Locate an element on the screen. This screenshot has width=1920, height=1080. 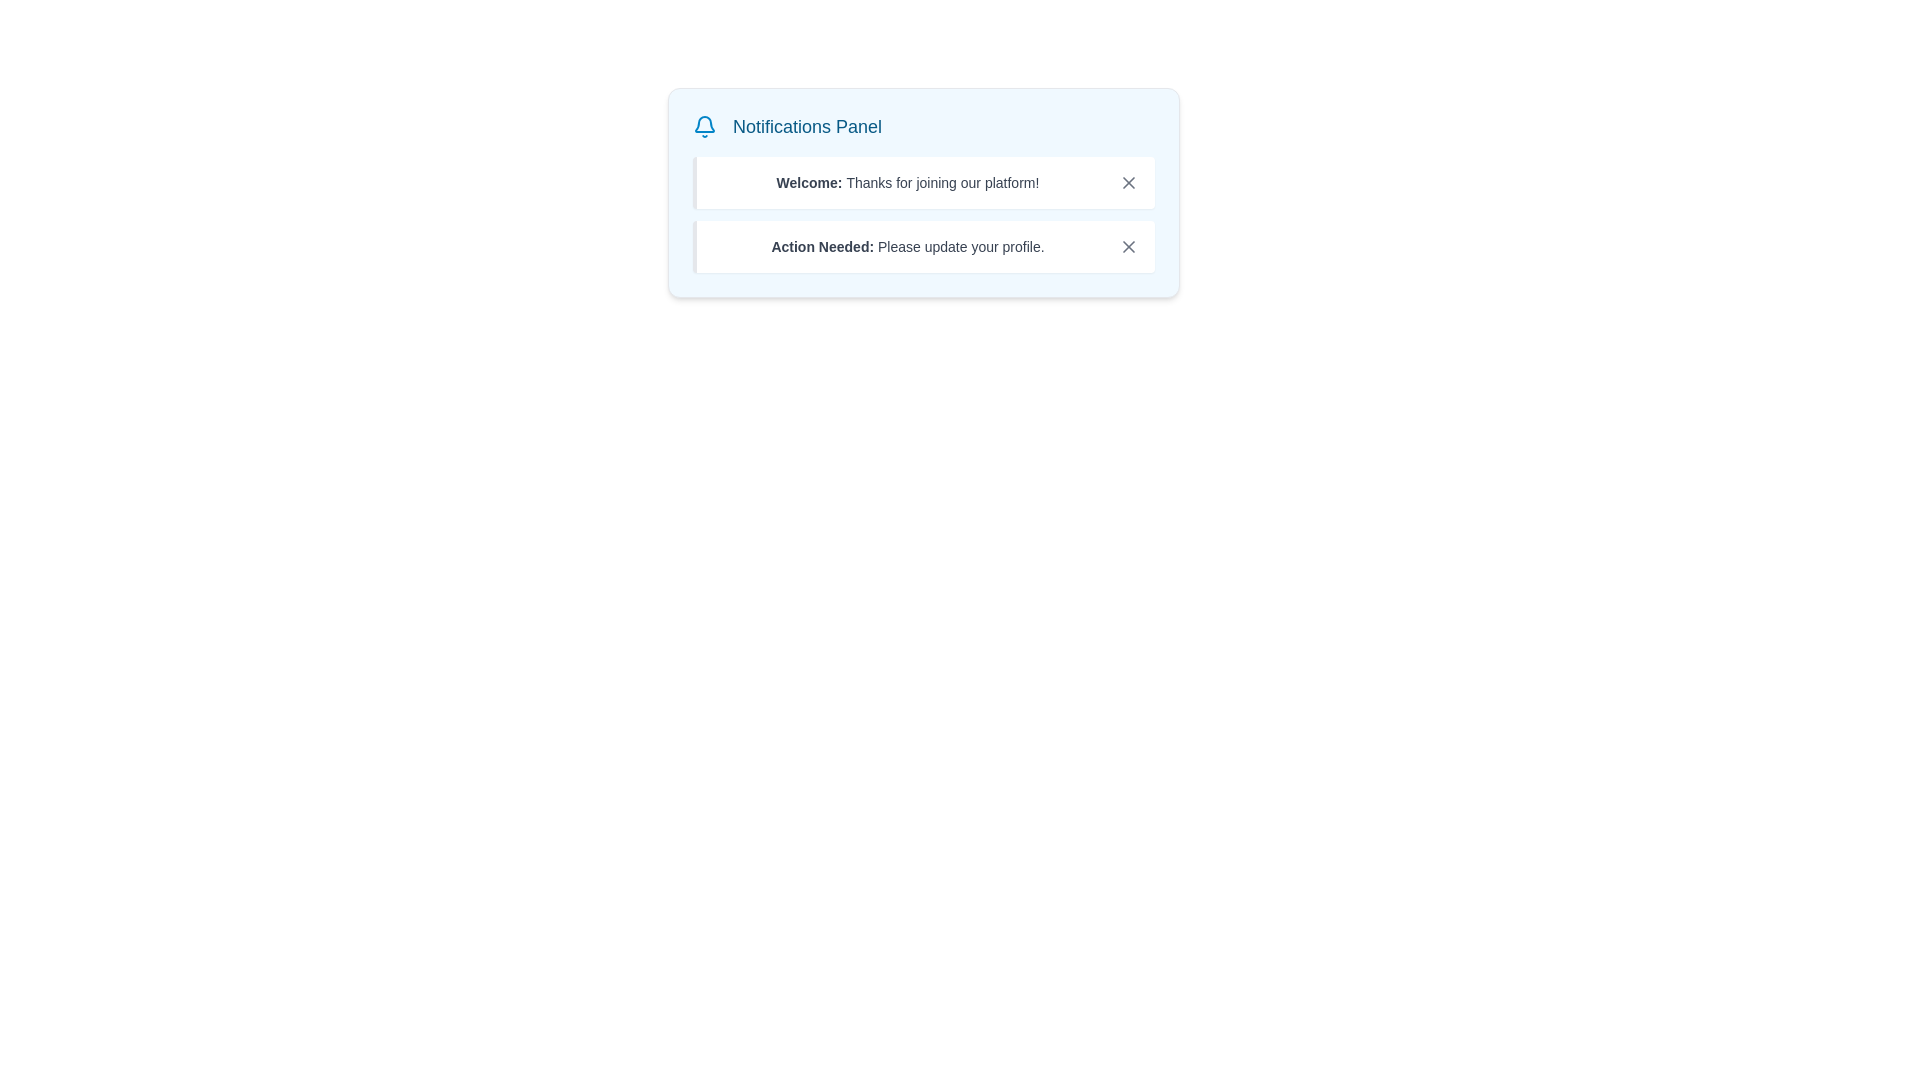
the informational message display that requests the user to update their profile, located below the welcome message in the second notification block is located at coordinates (906, 245).